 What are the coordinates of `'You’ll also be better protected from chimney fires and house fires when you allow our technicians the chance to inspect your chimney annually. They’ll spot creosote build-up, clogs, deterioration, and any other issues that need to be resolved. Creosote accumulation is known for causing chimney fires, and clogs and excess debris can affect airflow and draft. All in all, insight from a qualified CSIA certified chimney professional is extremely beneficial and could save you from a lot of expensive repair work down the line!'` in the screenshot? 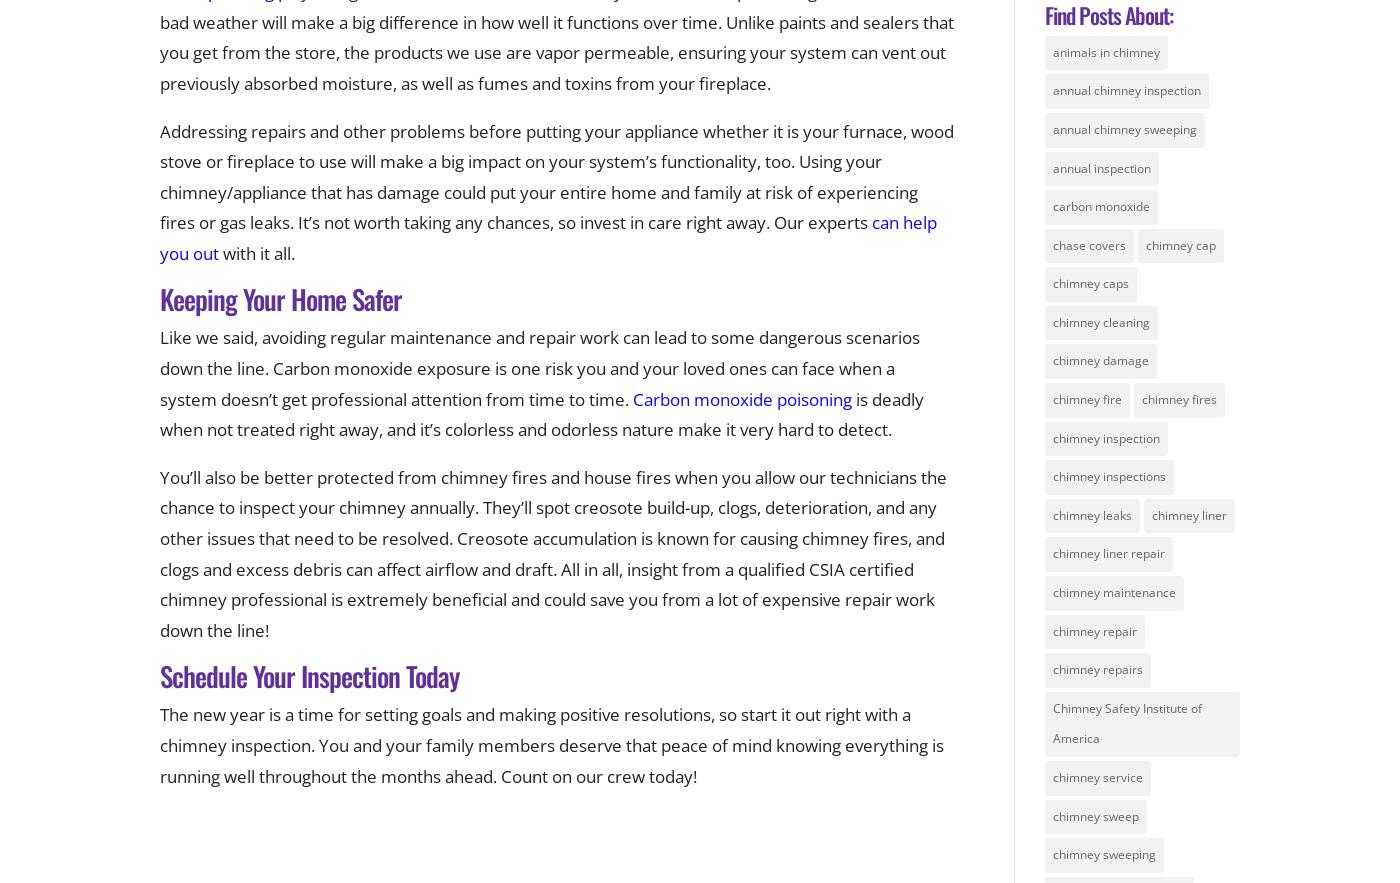 It's located at (553, 553).